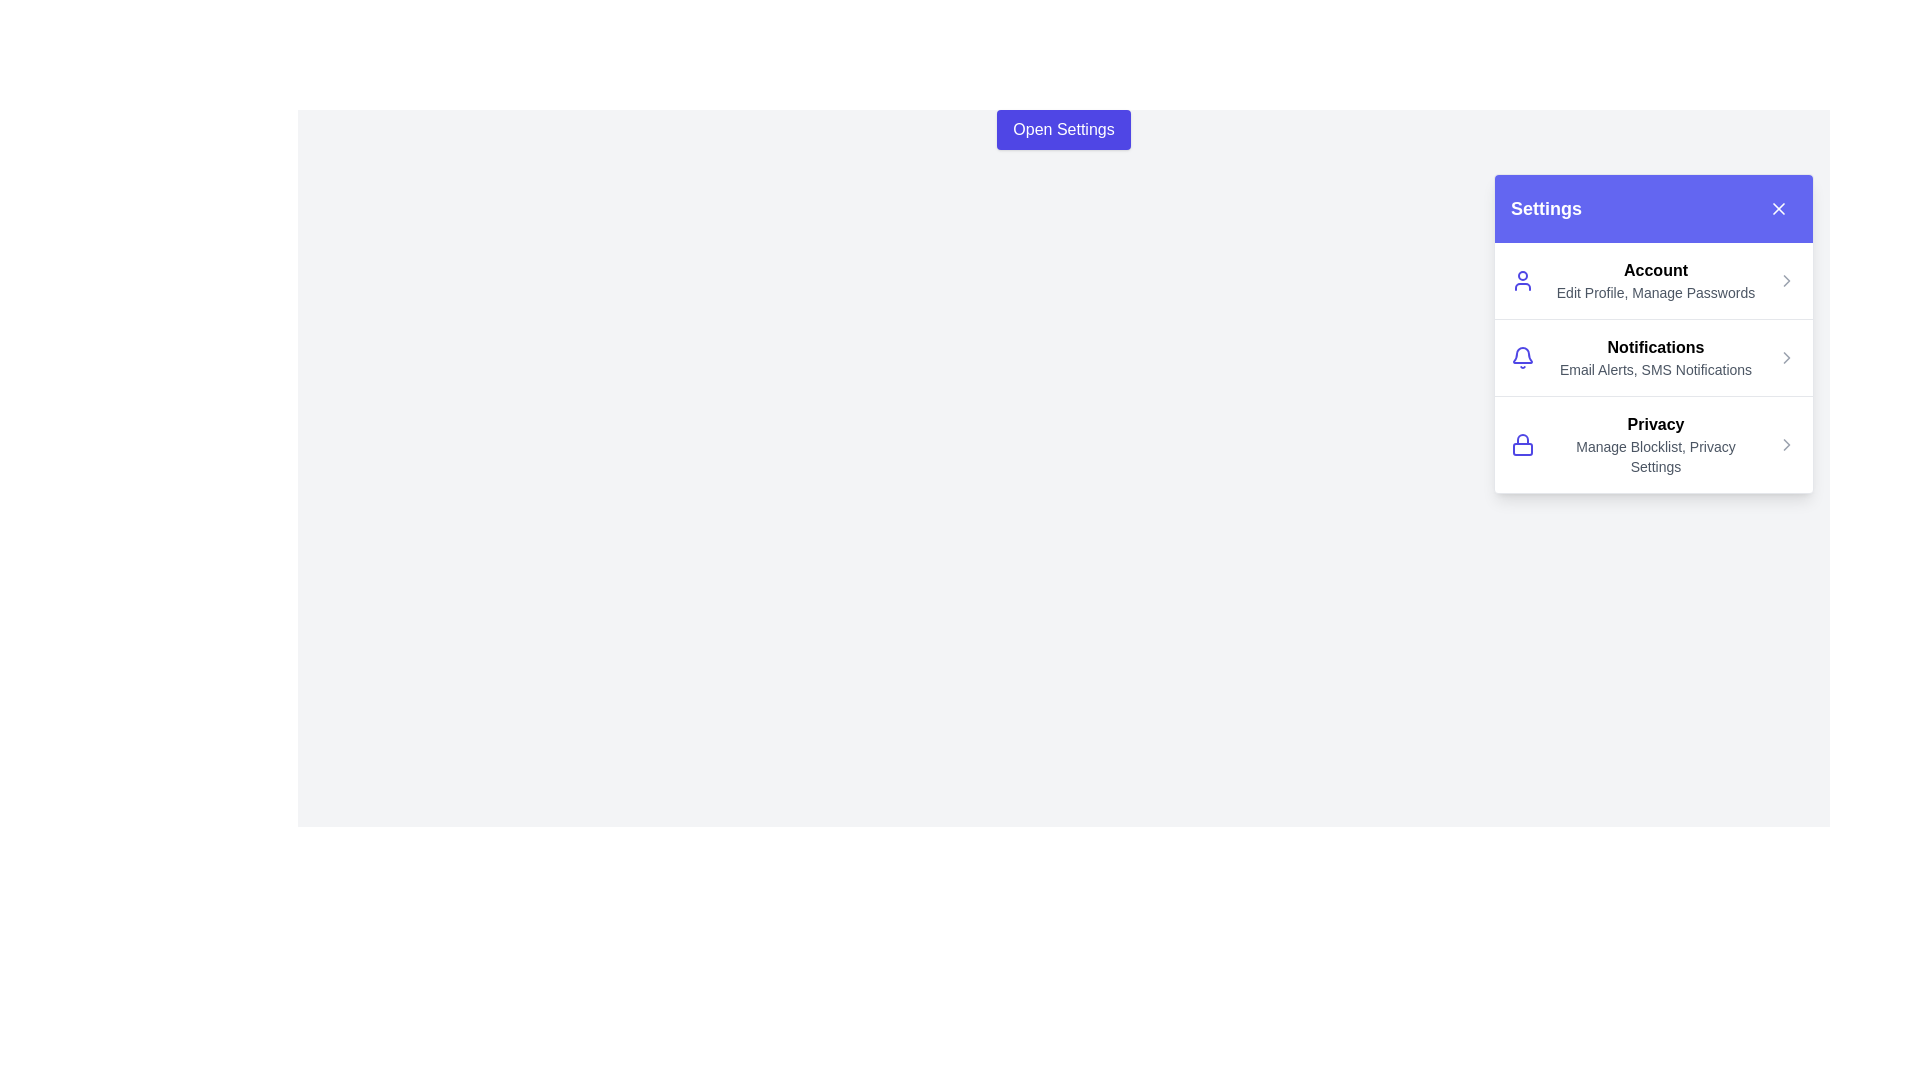 The height and width of the screenshot is (1080, 1920). Describe the element at coordinates (1521, 281) in the screenshot. I see `the 'Account' icon in the settings panel, which is the leftmost component of the row labeled 'Account Edit Profile, Manage Passwords'` at that location.